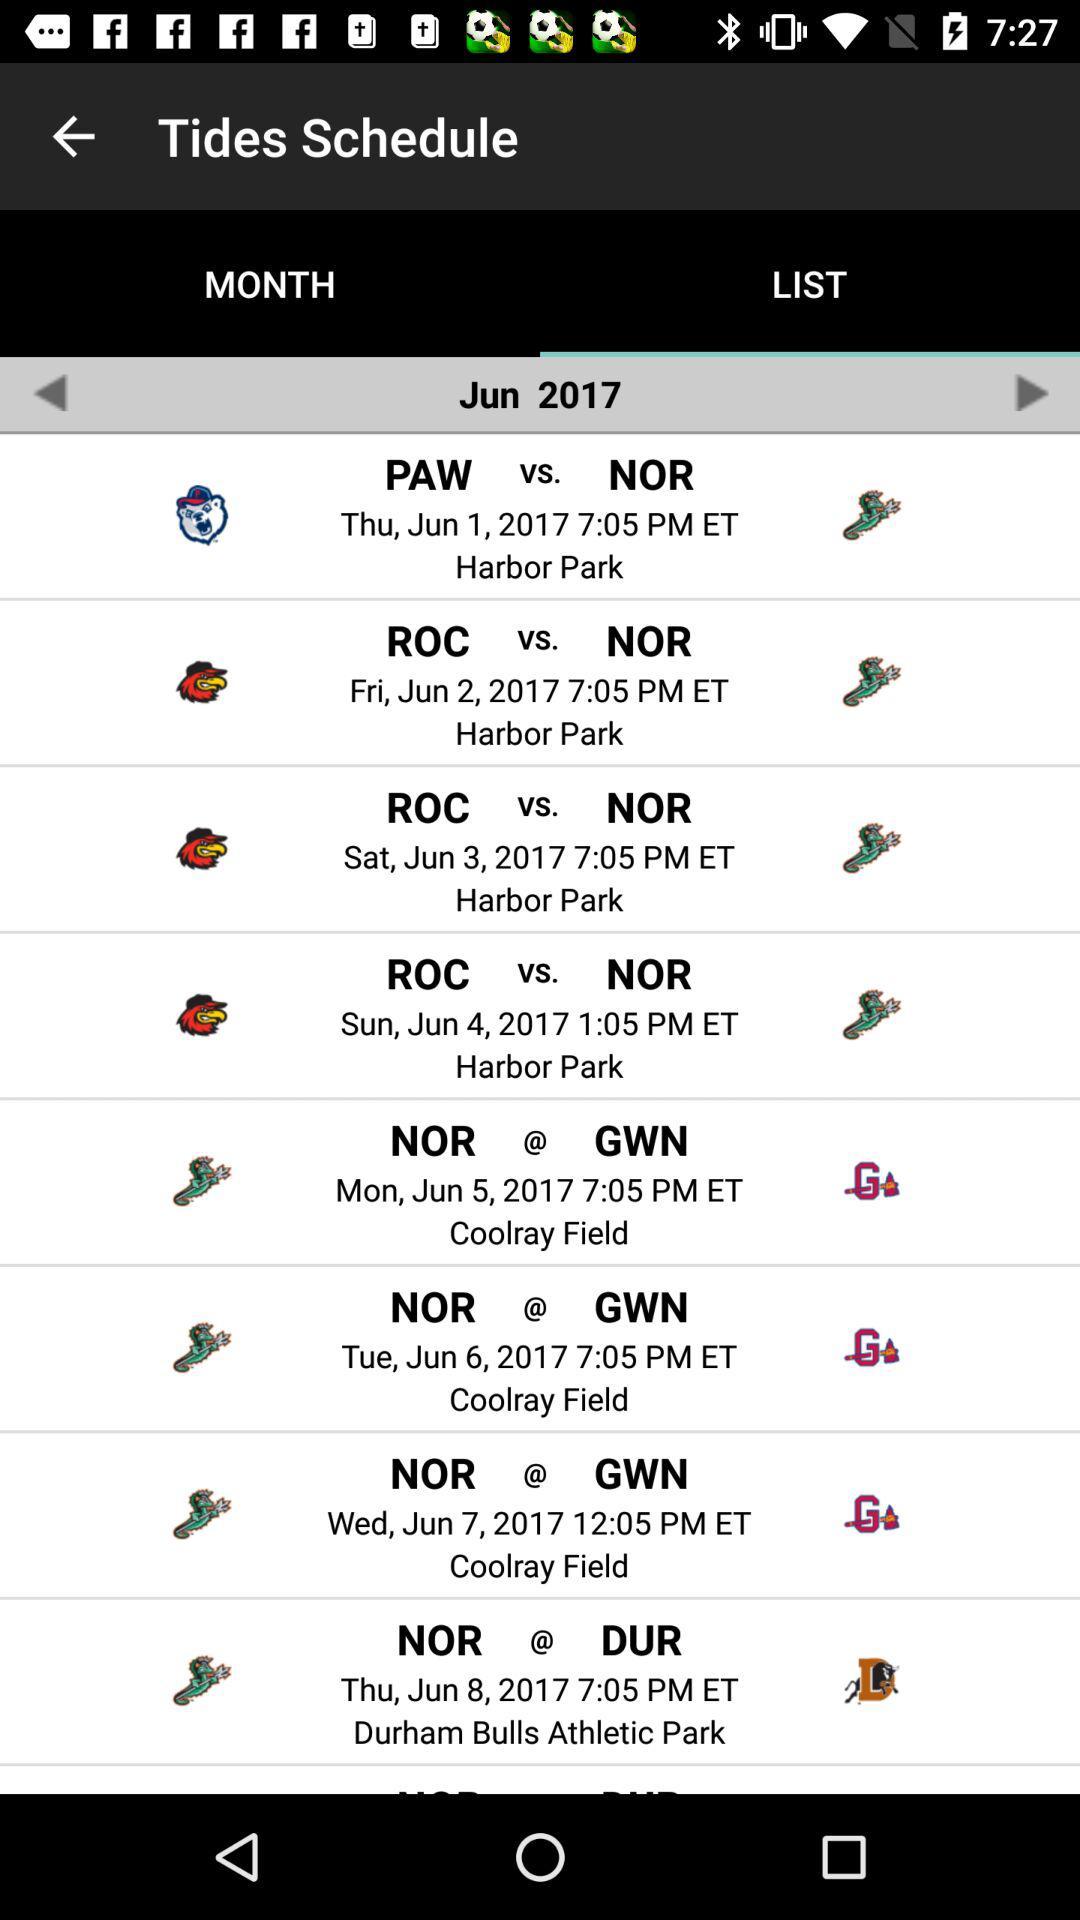  What do you see at coordinates (534, 1471) in the screenshot?
I see `the icon next to the gwn app` at bounding box center [534, 1471].